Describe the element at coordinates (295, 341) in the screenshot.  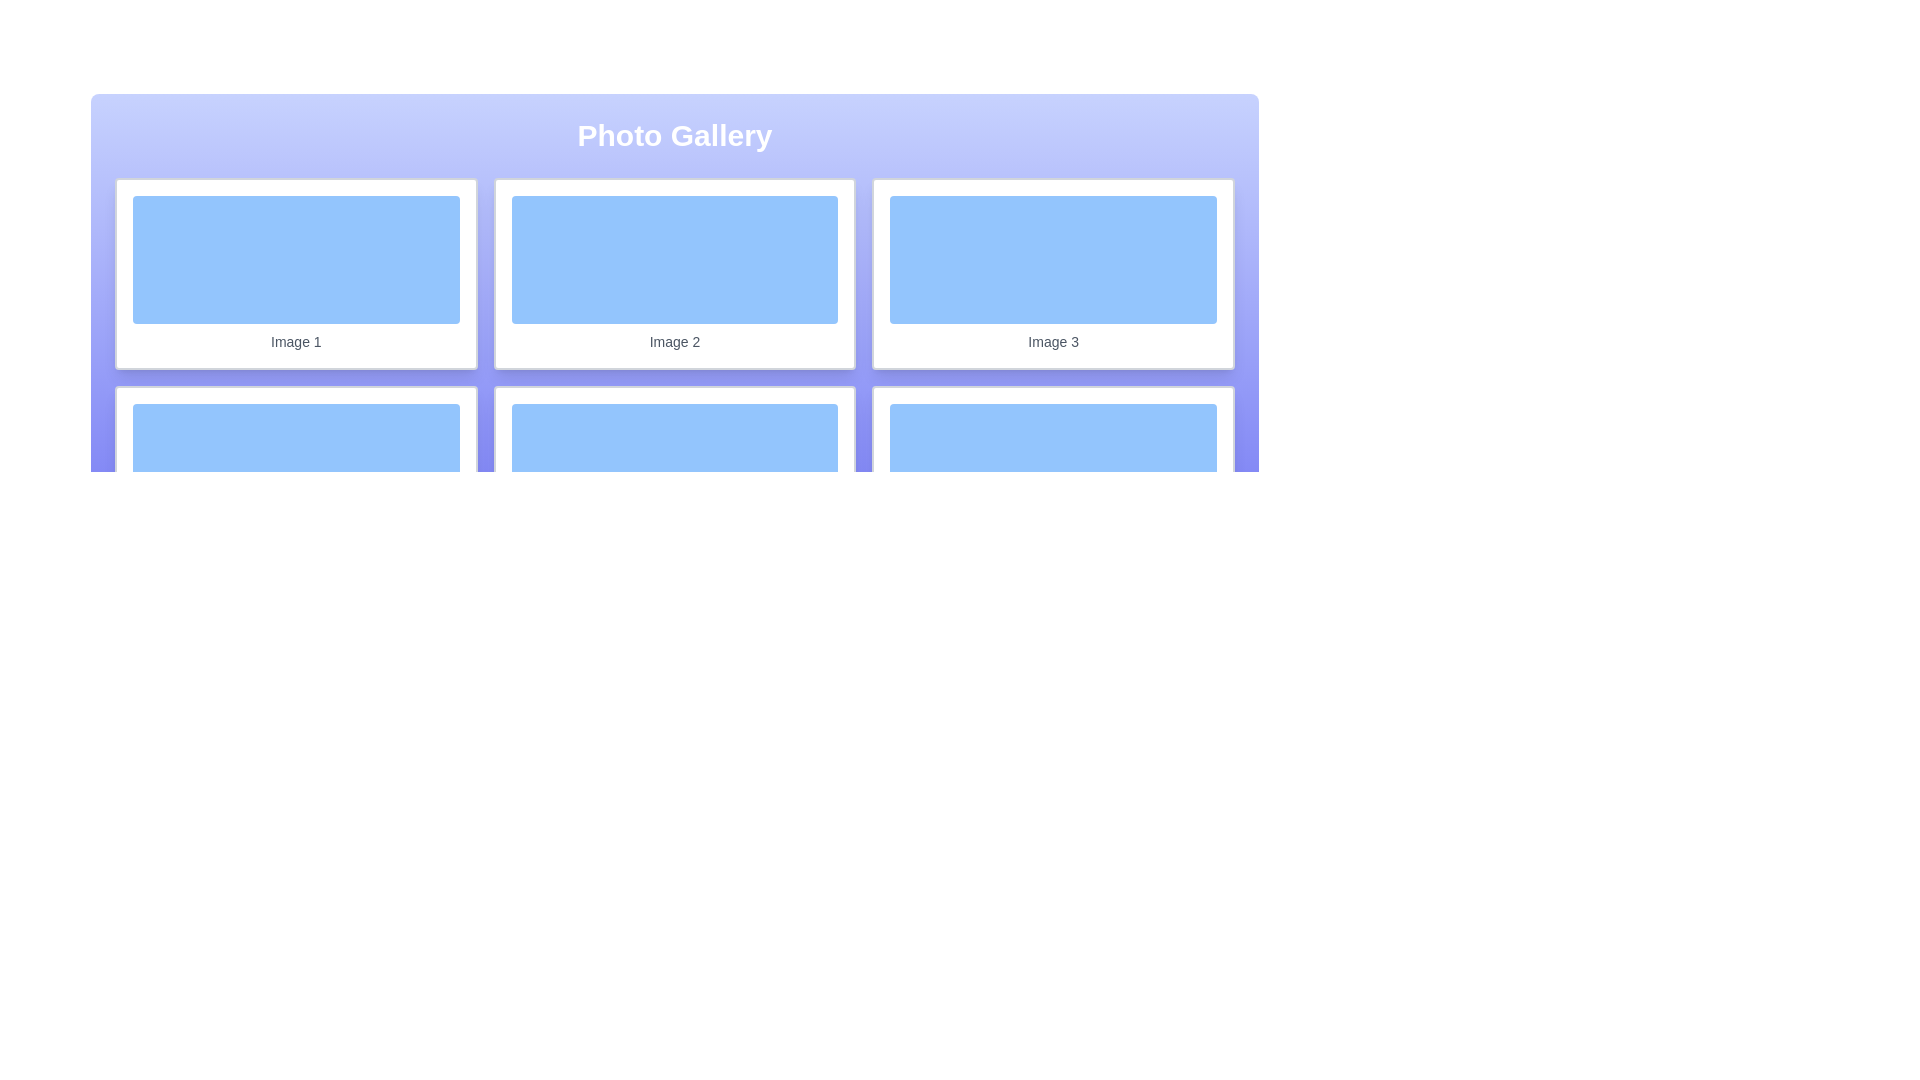
I see `text displayed in the label styled in a small gray font that shows 'Image 1', located at the bottom of the first photo card in the gallery` at that location.